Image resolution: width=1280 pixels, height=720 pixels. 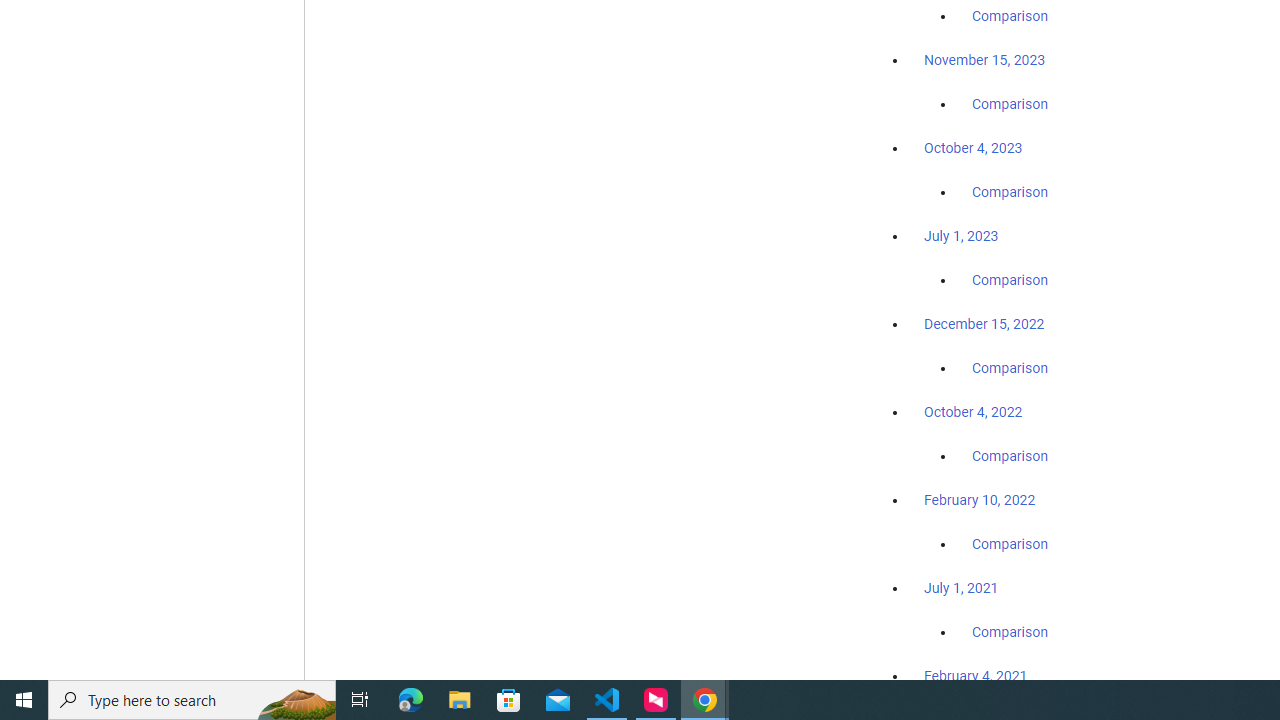 I want to click on 'December 15, 2022', so click(x=984, y=323).